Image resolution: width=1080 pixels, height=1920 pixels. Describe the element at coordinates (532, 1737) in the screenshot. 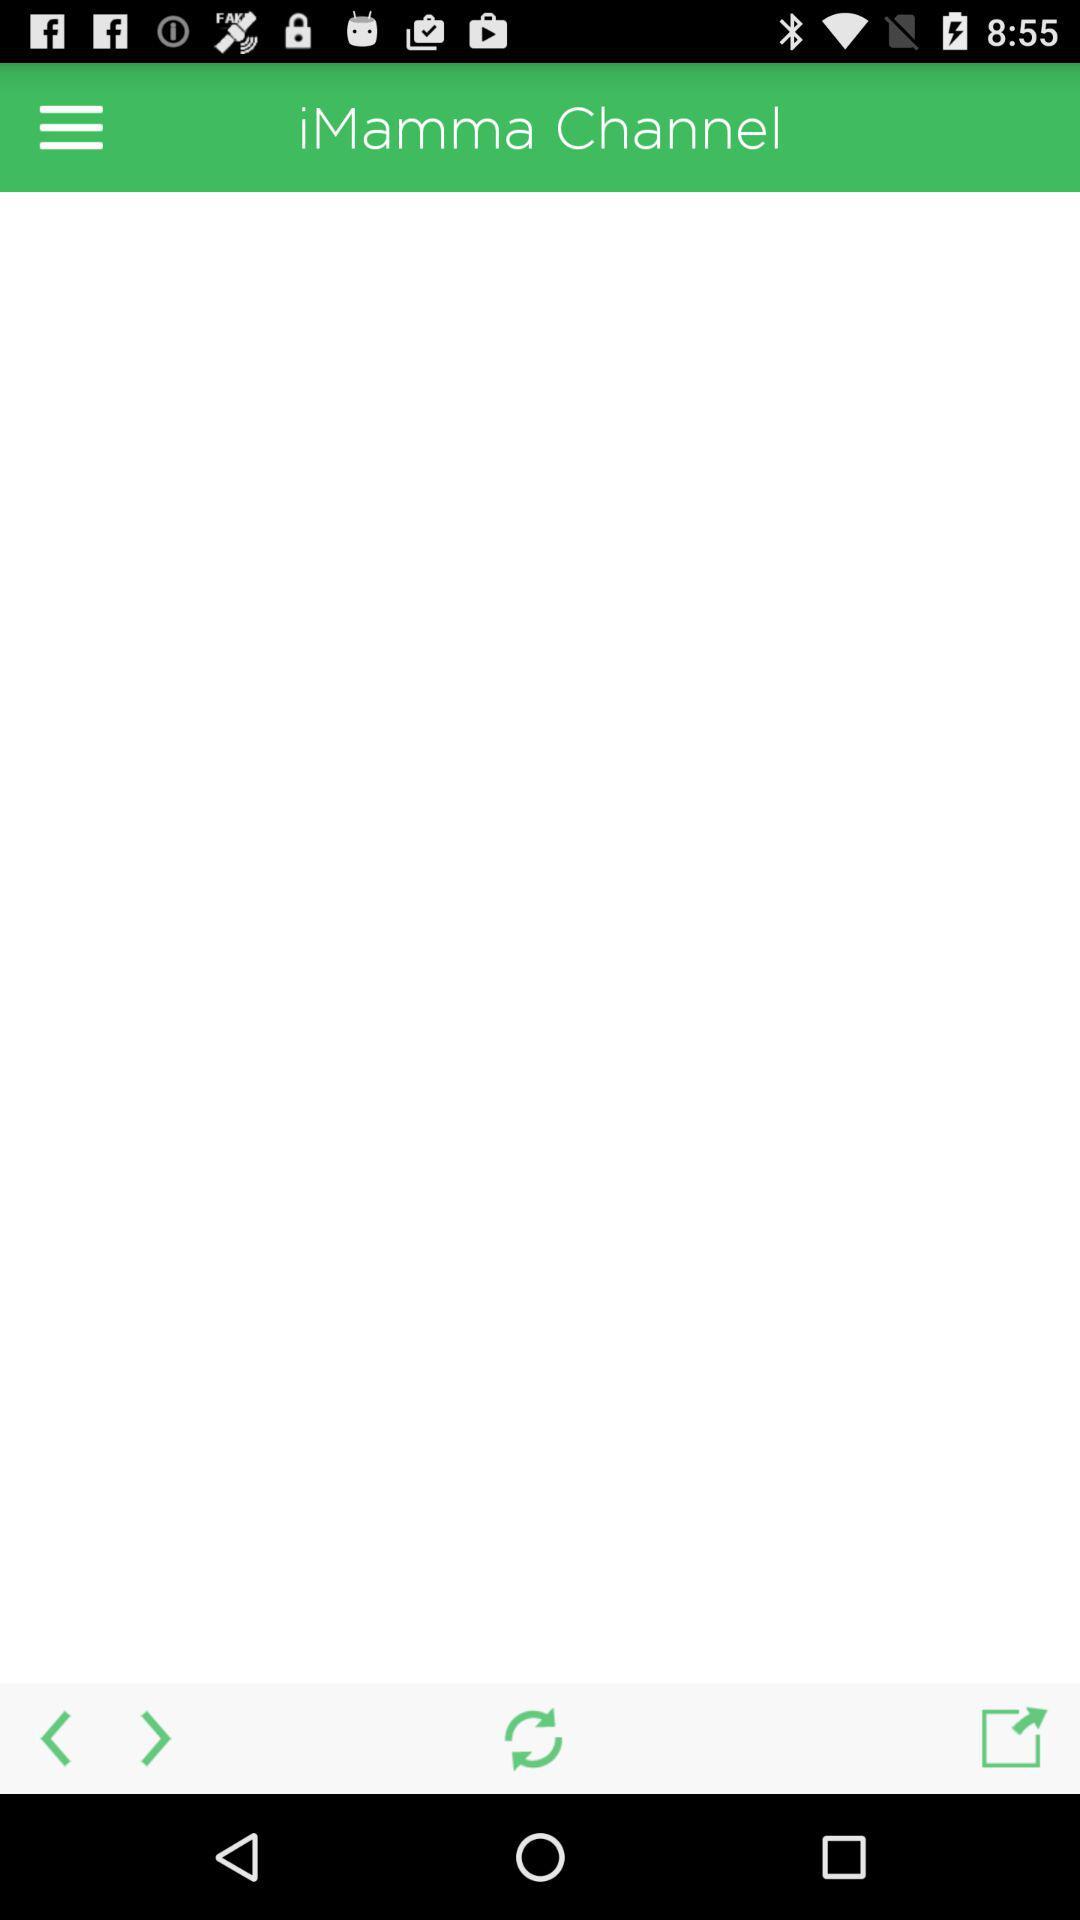

I see `reload the window` at that location.